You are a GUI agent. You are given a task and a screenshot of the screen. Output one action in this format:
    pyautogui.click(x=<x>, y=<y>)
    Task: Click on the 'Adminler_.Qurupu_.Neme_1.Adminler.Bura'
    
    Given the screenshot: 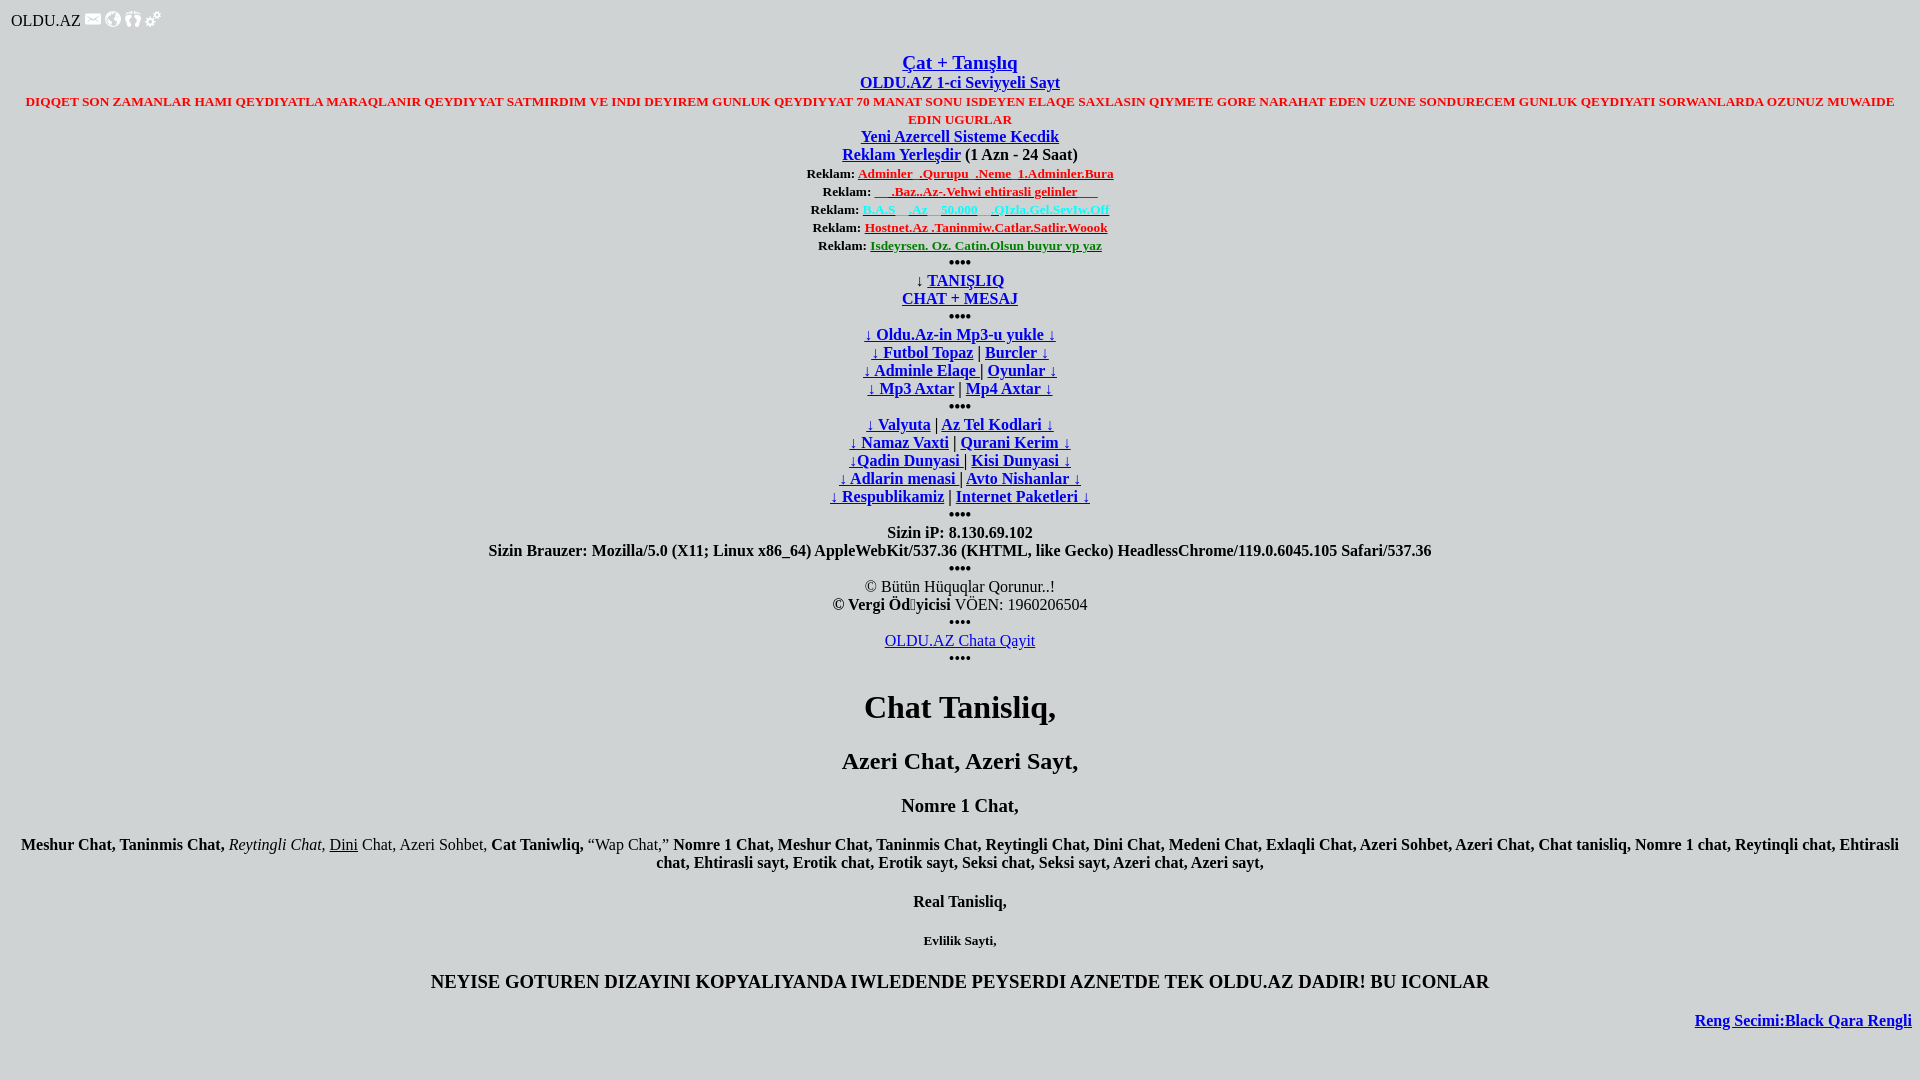 What is the action you would take?
    pyautogui.click(x=985, y=172)
    